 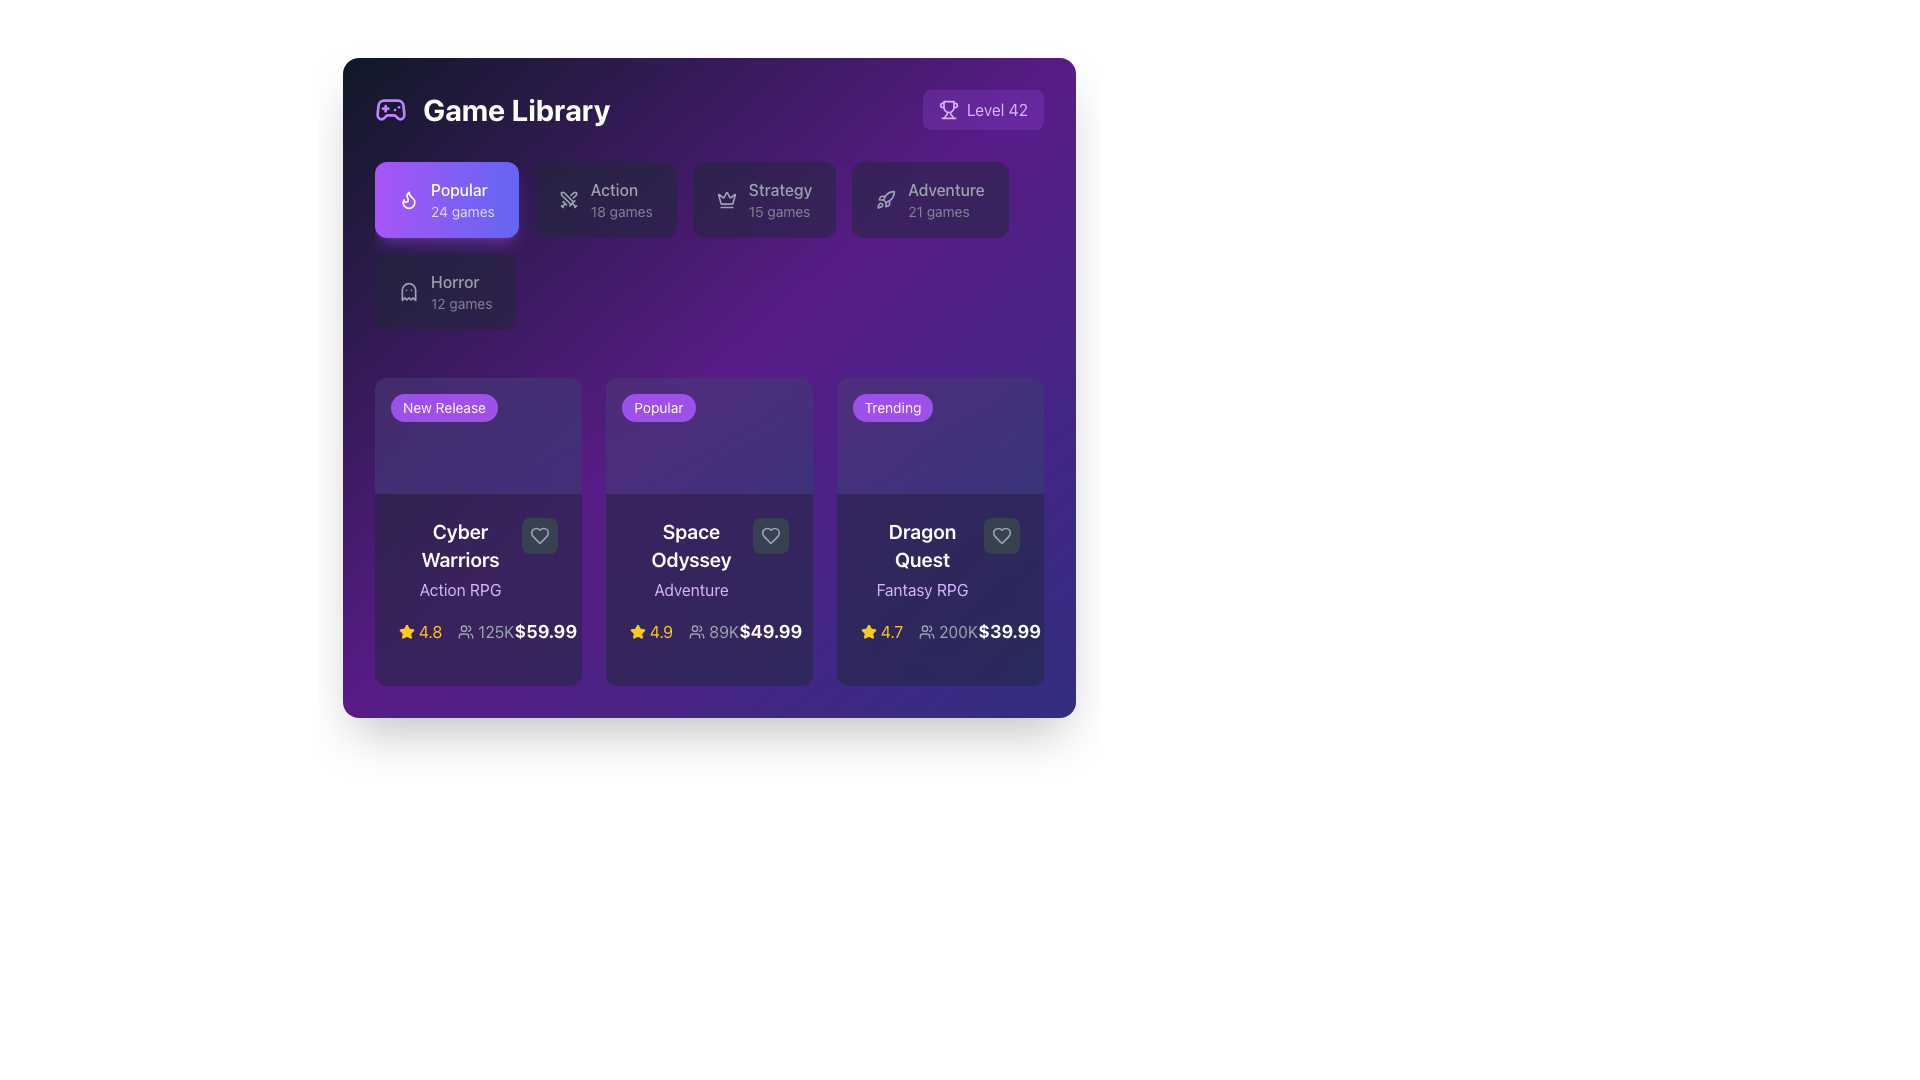 I want to click on text displayed in the Static Text Label that shows '15 games', which is positioned below the 'Strategy' label within a card-like UI element, so click(x=779, y=212).